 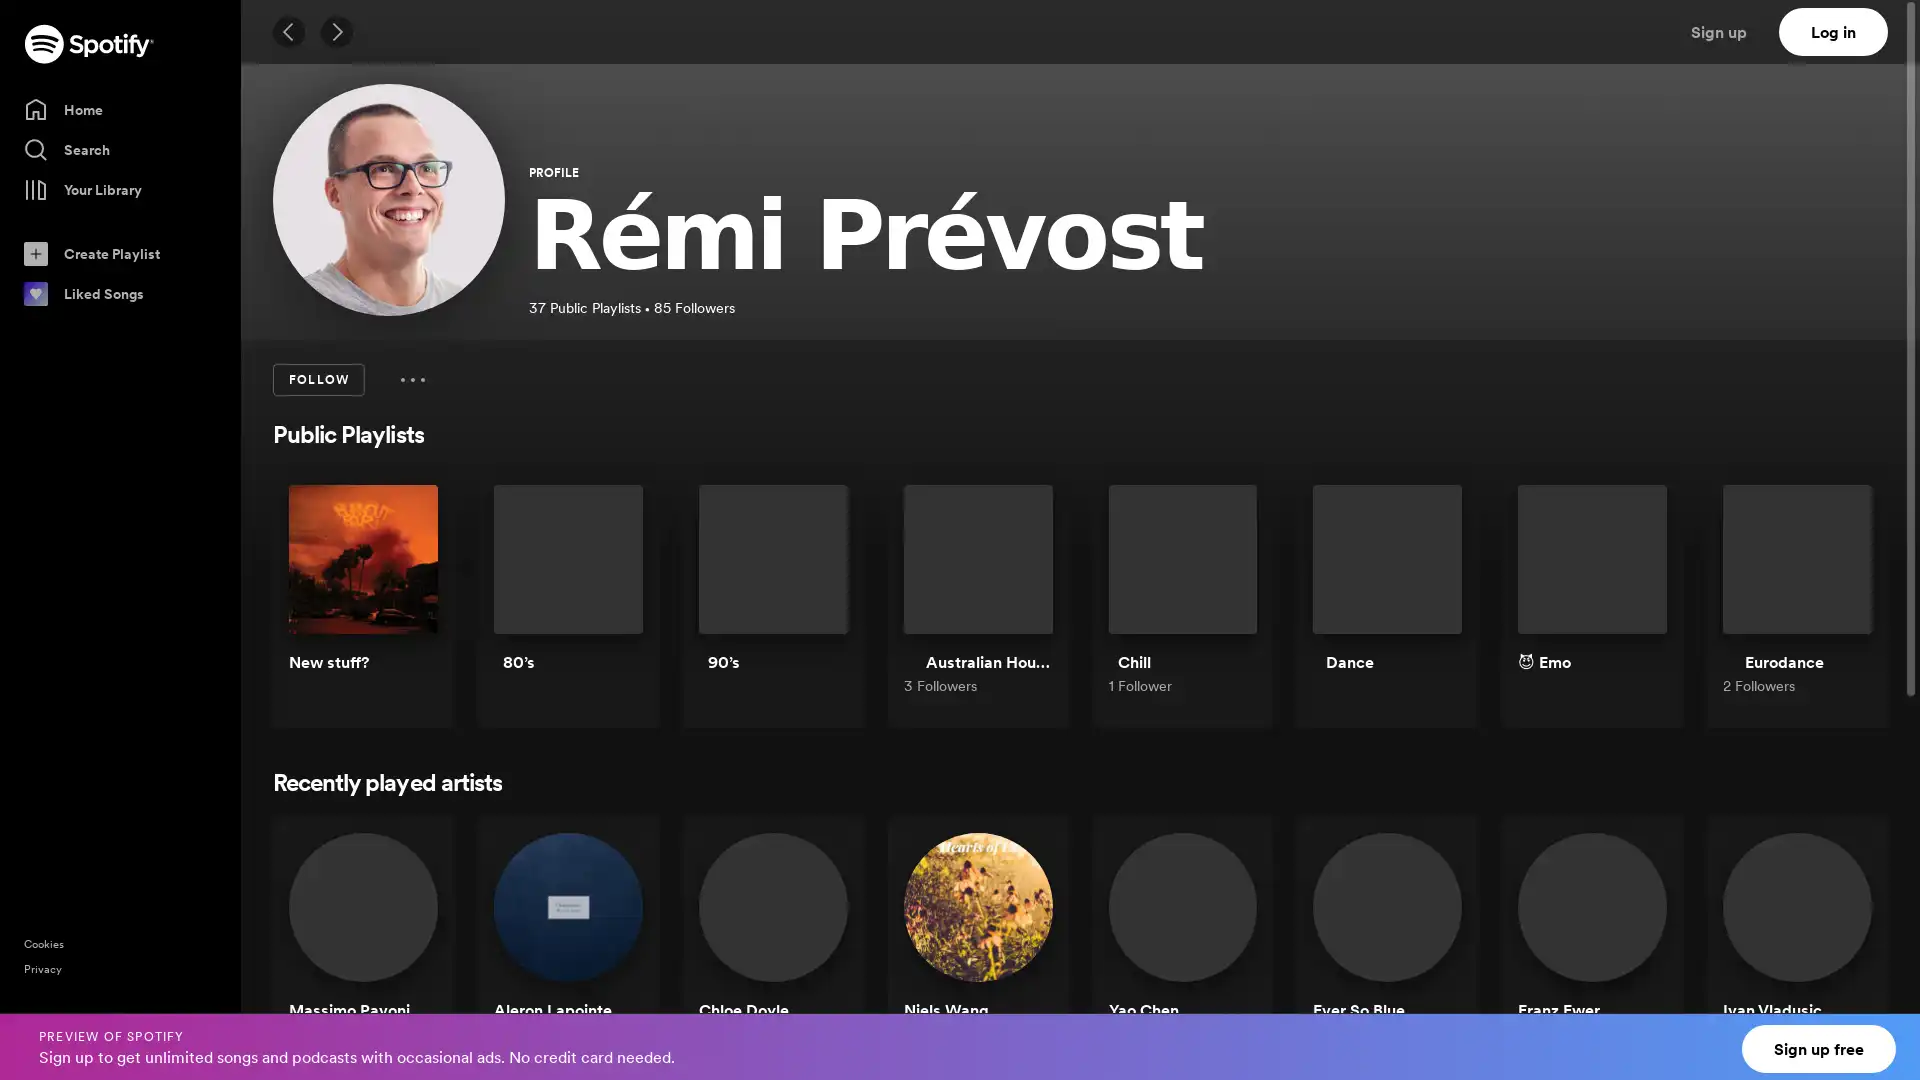 What do you see at coordinates (1833, 31) in the screenshot?
I see `Log in` at bounding box center [1833, 31].